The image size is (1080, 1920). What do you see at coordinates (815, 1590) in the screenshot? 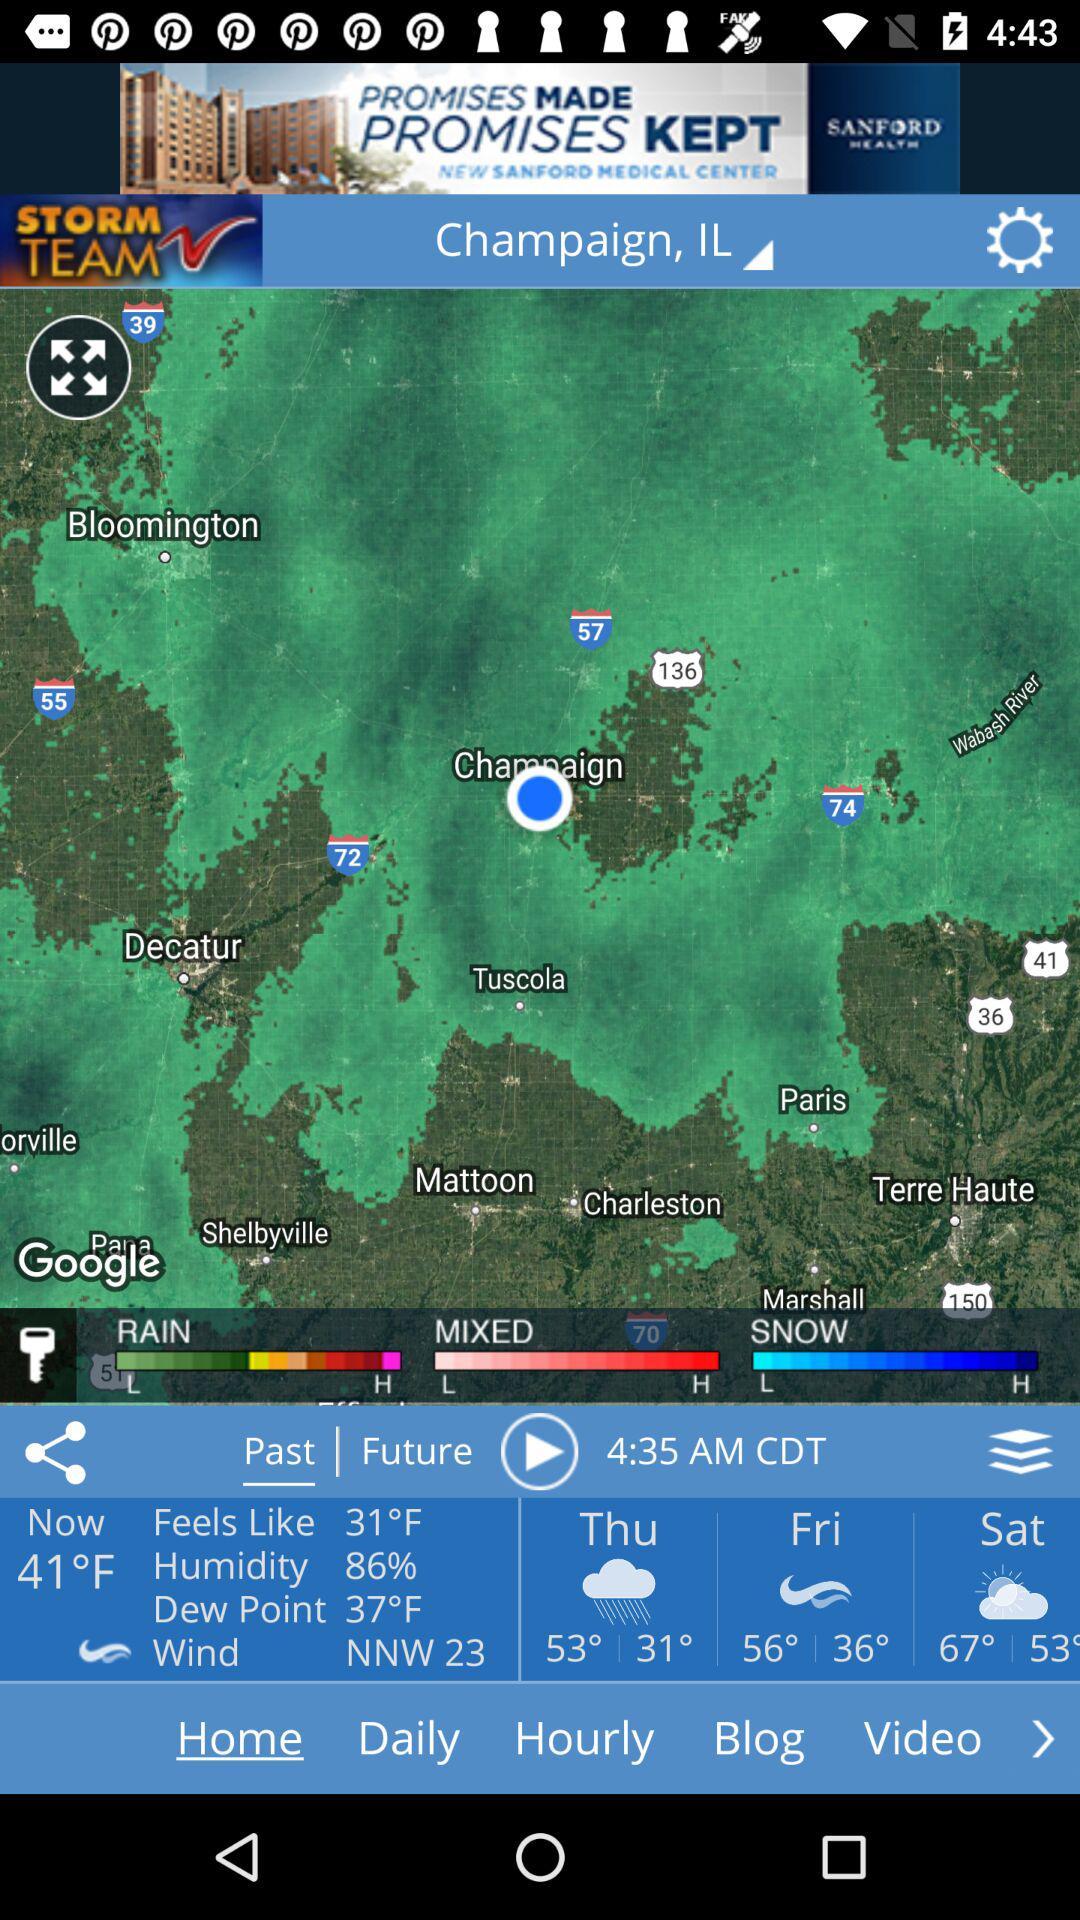
I see `the icon fri` at bounding box center [815, 1590].